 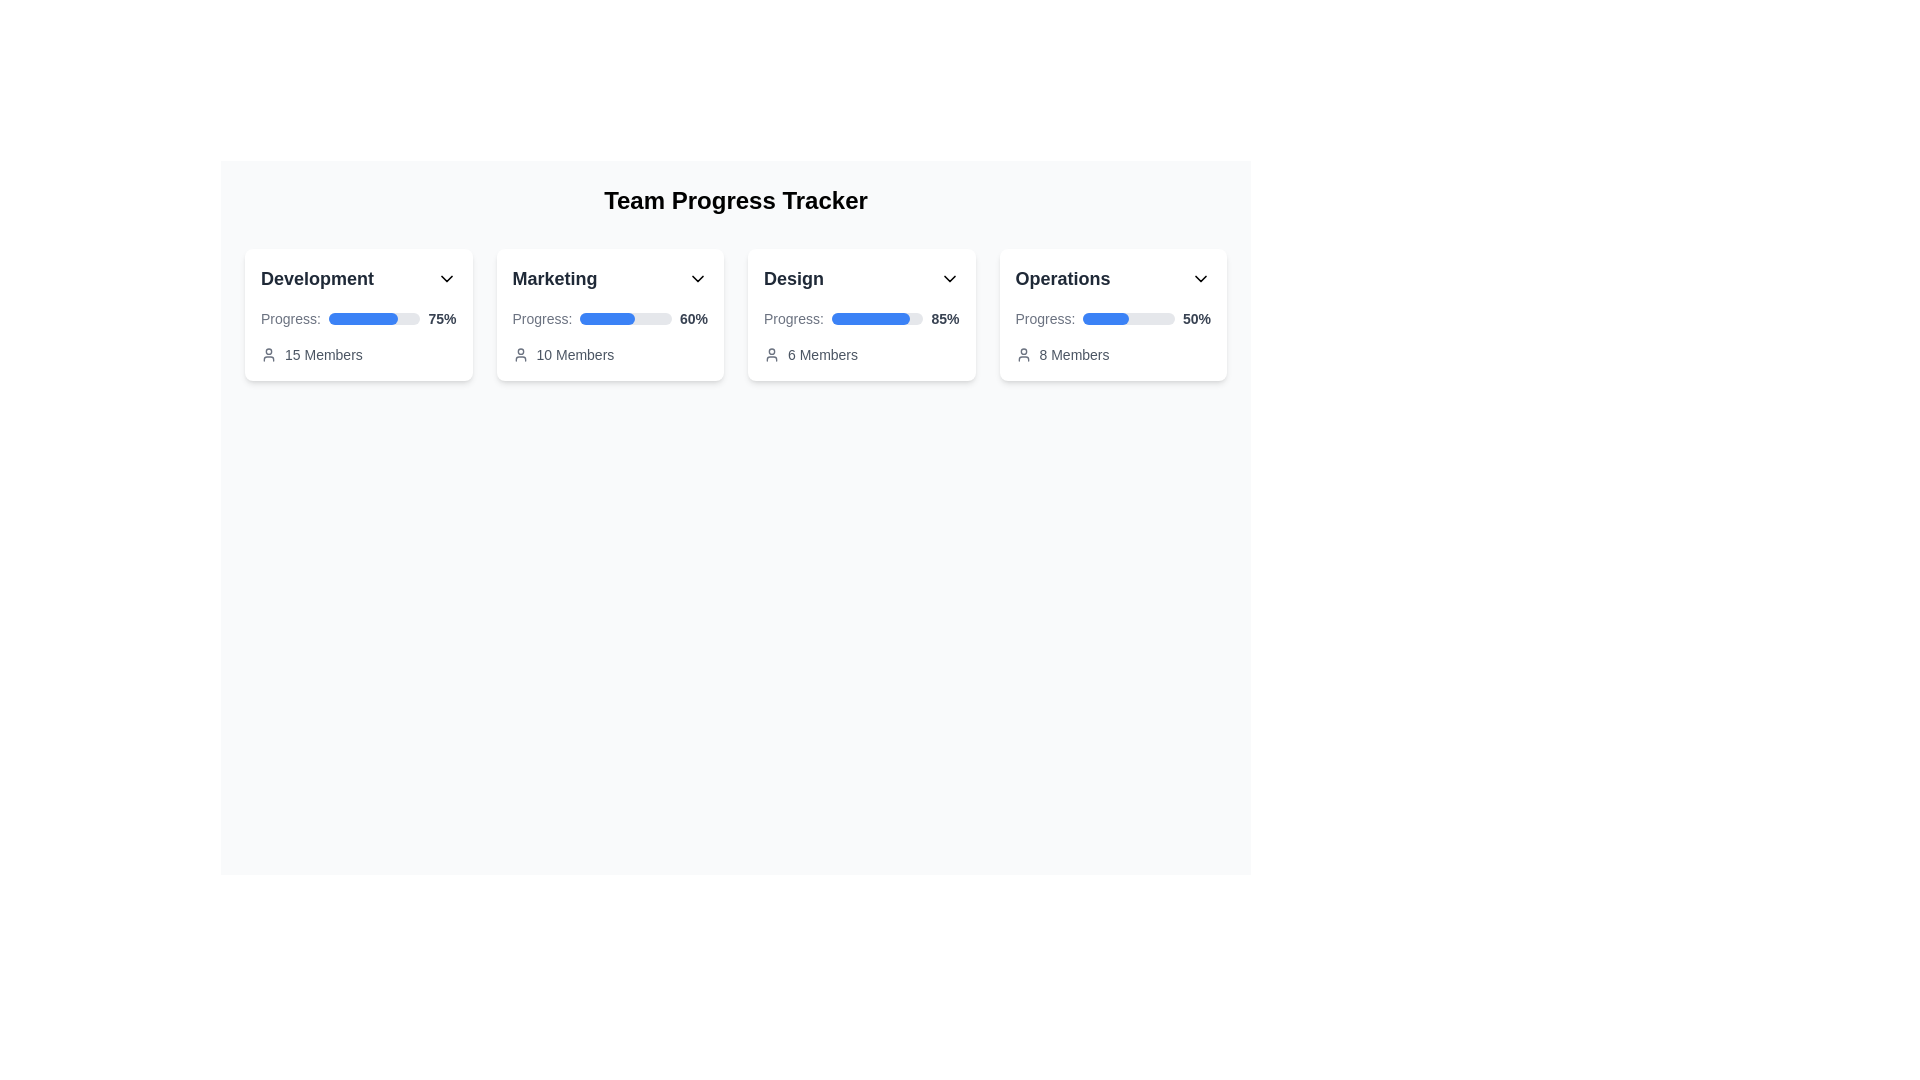 I want to click on the text label that serves as the title for the card representing the 'Operations' department, located at the top of the fourth card in the row of cards, so click(x=1062, y=278).